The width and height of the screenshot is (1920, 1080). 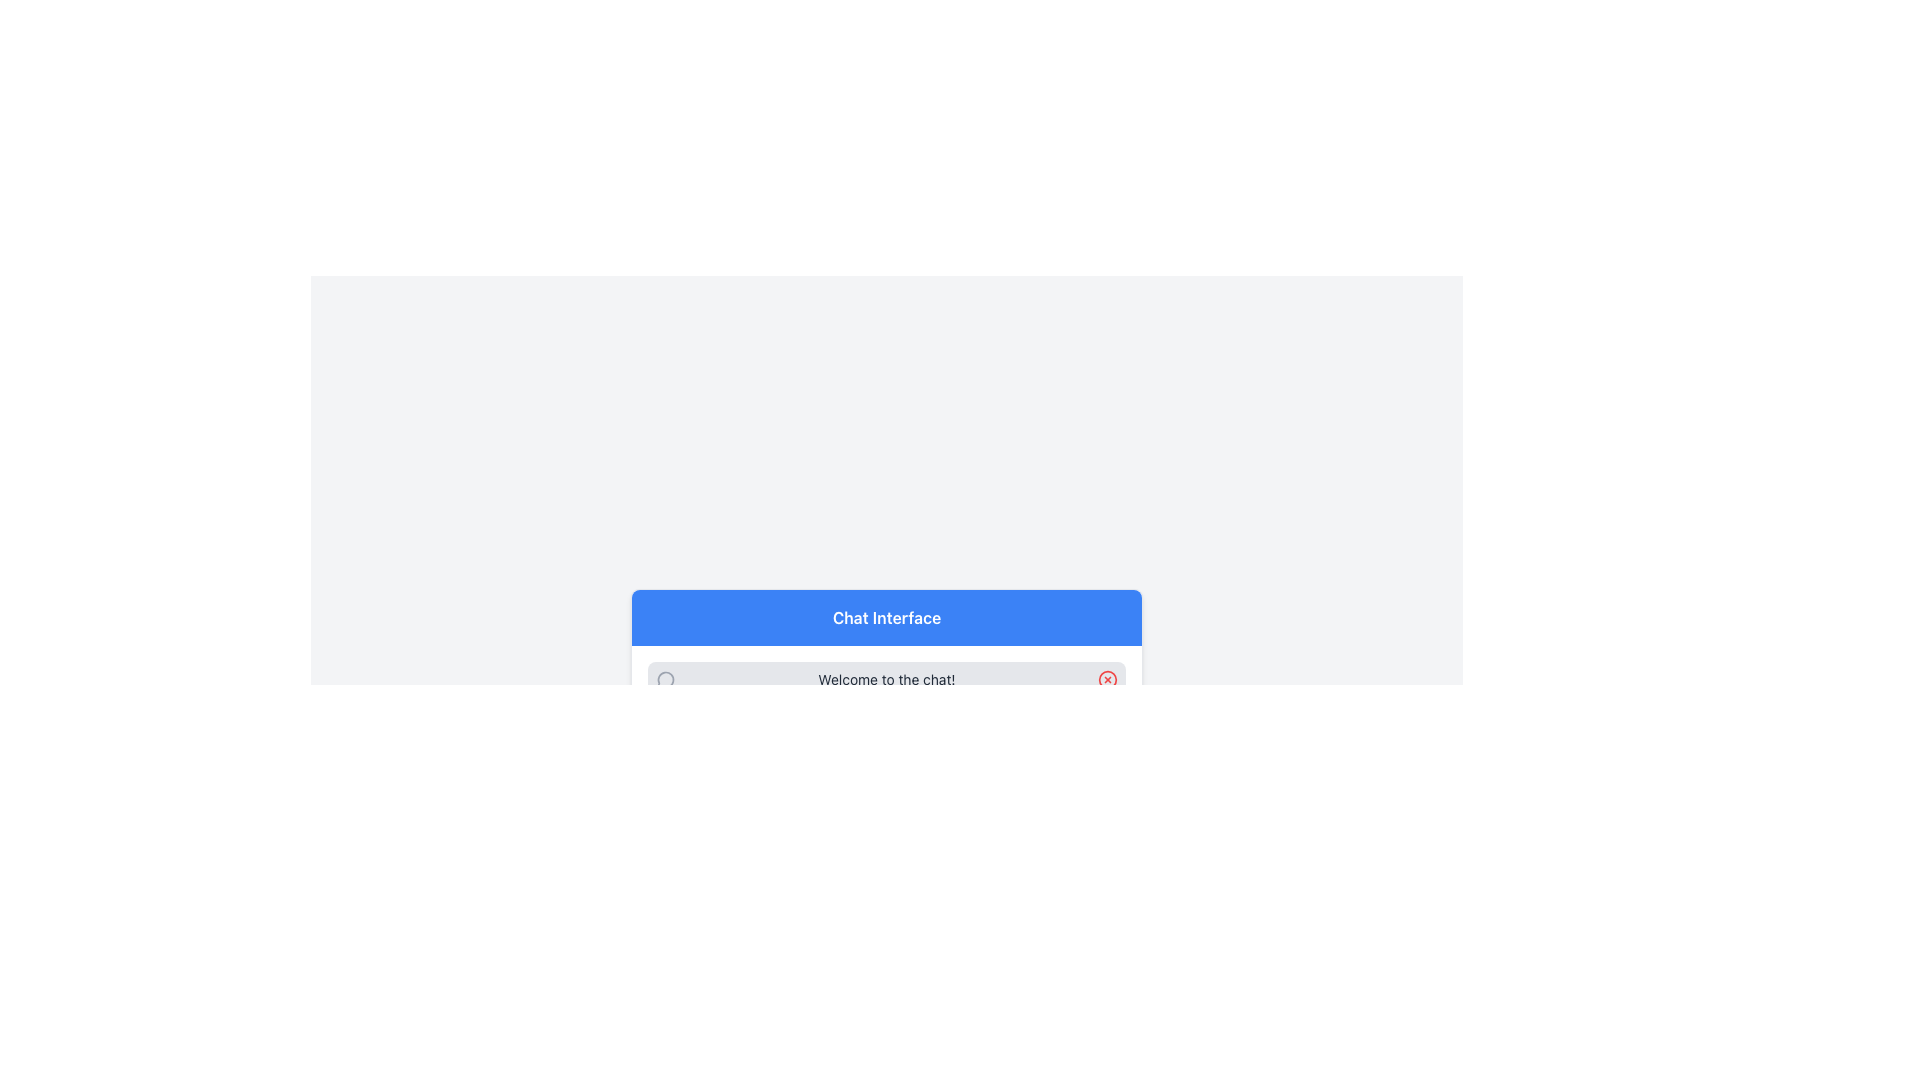 I want to click on the circular icon element located to the right of the 'Welcome to the chat!' message, which serves as a decorative or indicative component within the chat interface, so click(x=1107, y=678).